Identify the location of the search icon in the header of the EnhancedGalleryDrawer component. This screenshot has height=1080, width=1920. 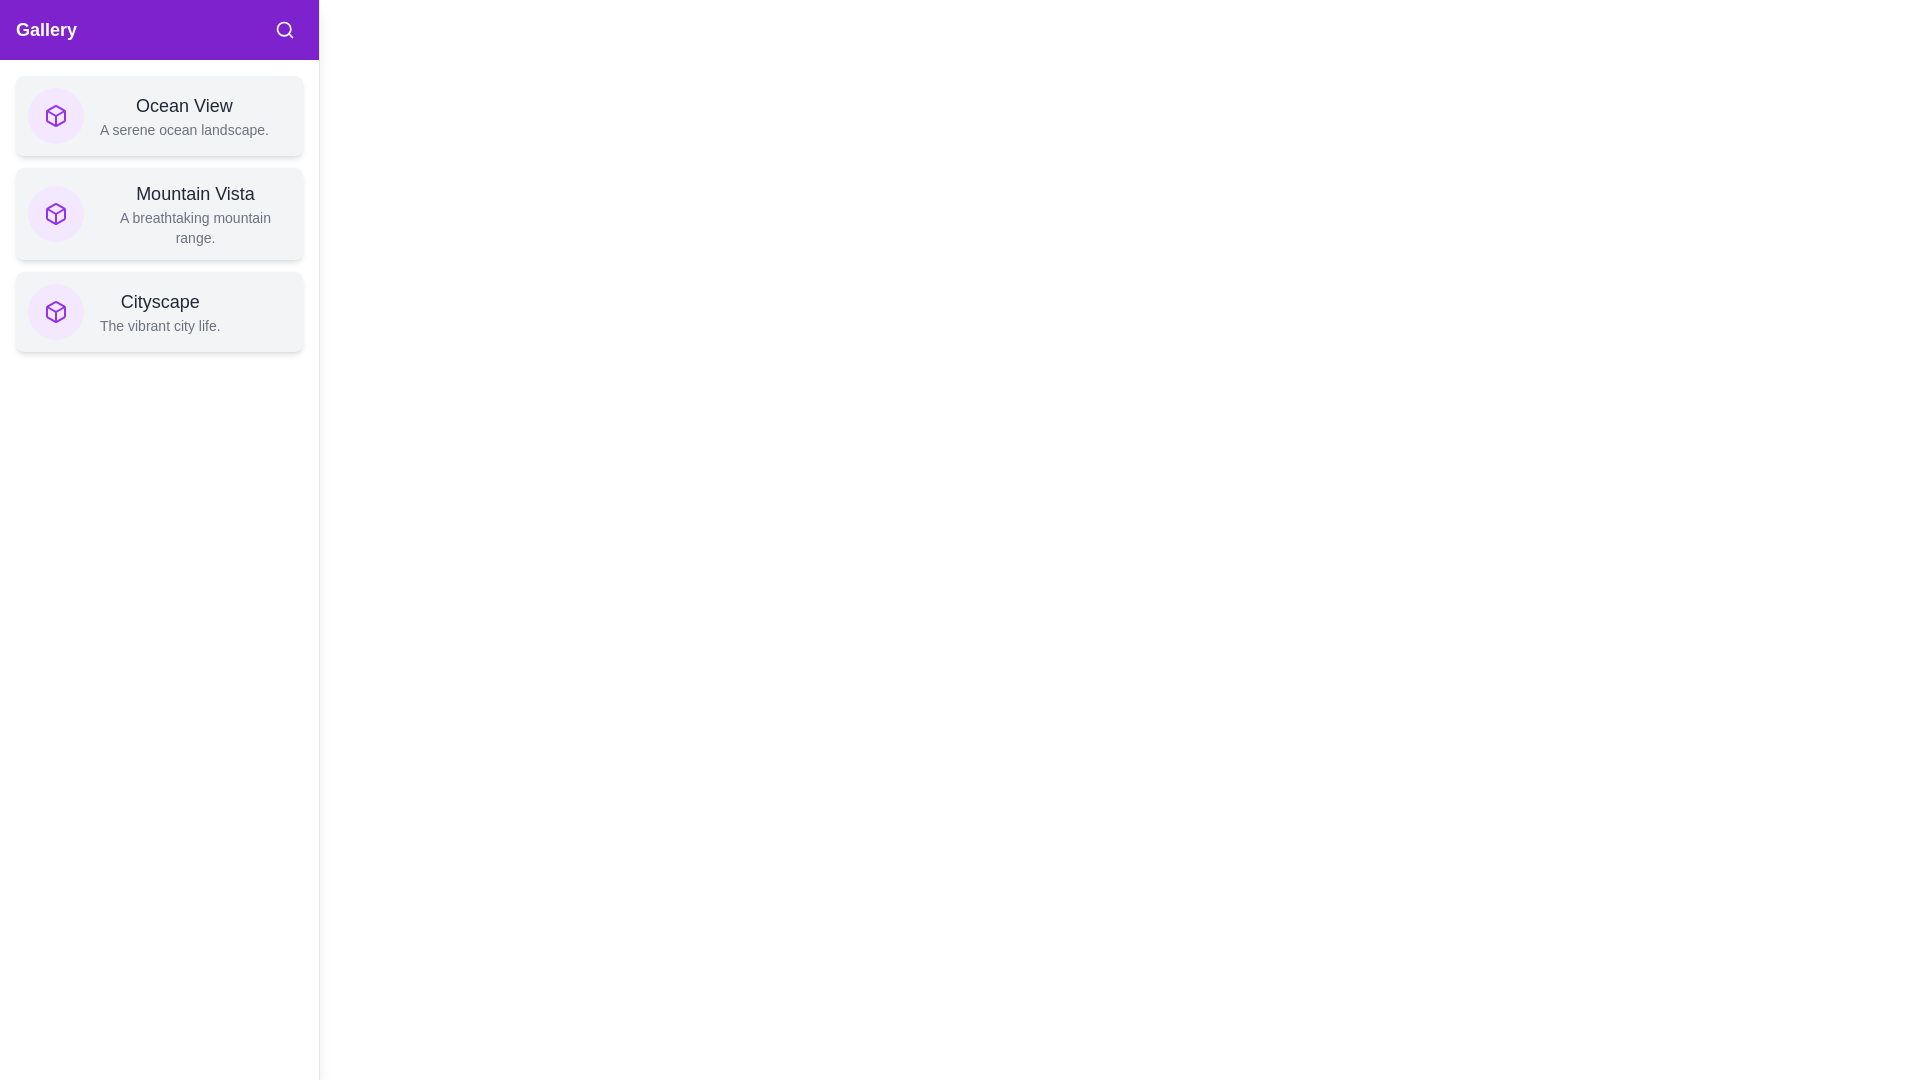
(283, 30).